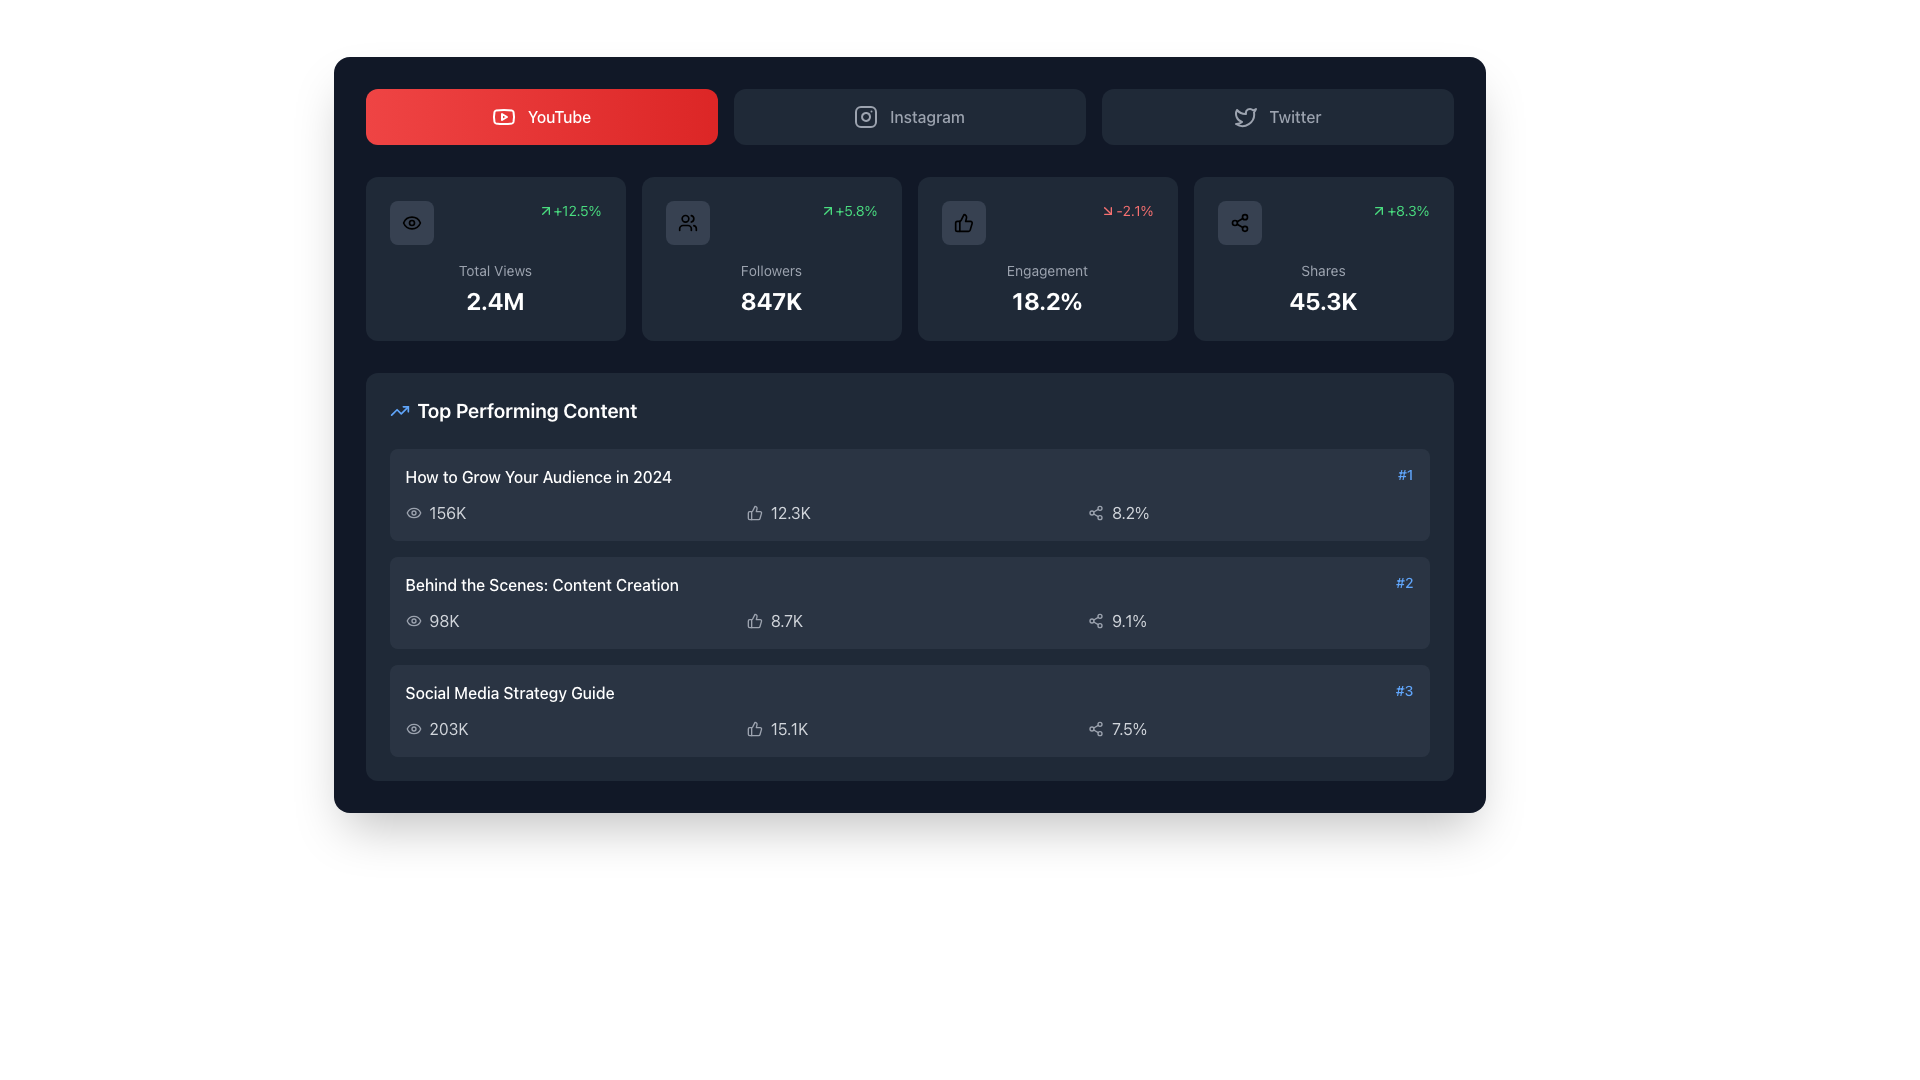  Describe the element at coordinates (1378, 211) in the screenshot. I see `the upward-right arrow icon with a green stroke, located at the top-right of the rectangle showing 'Shares' information, adjacent to the '+8.3%' text` at that location.